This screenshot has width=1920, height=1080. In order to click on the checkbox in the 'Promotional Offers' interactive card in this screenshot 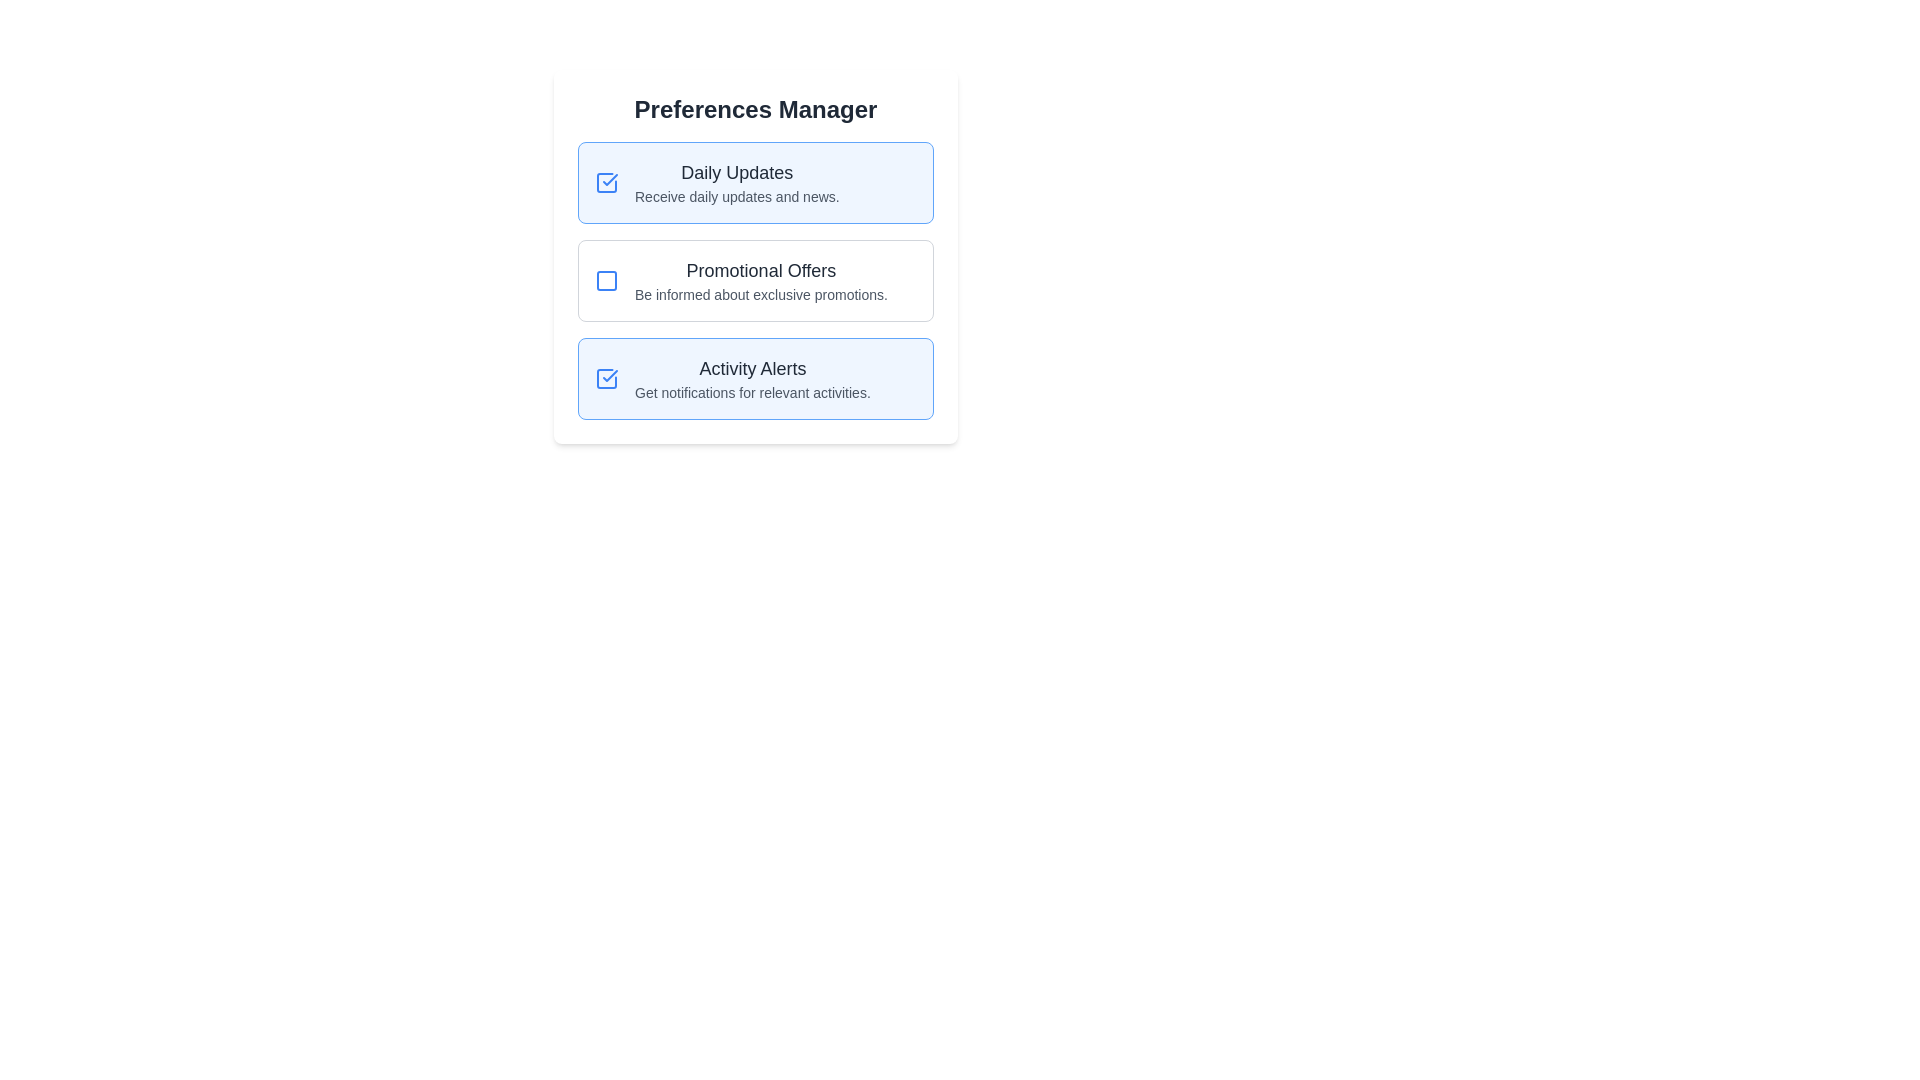, I will do `click(754, 281)`.